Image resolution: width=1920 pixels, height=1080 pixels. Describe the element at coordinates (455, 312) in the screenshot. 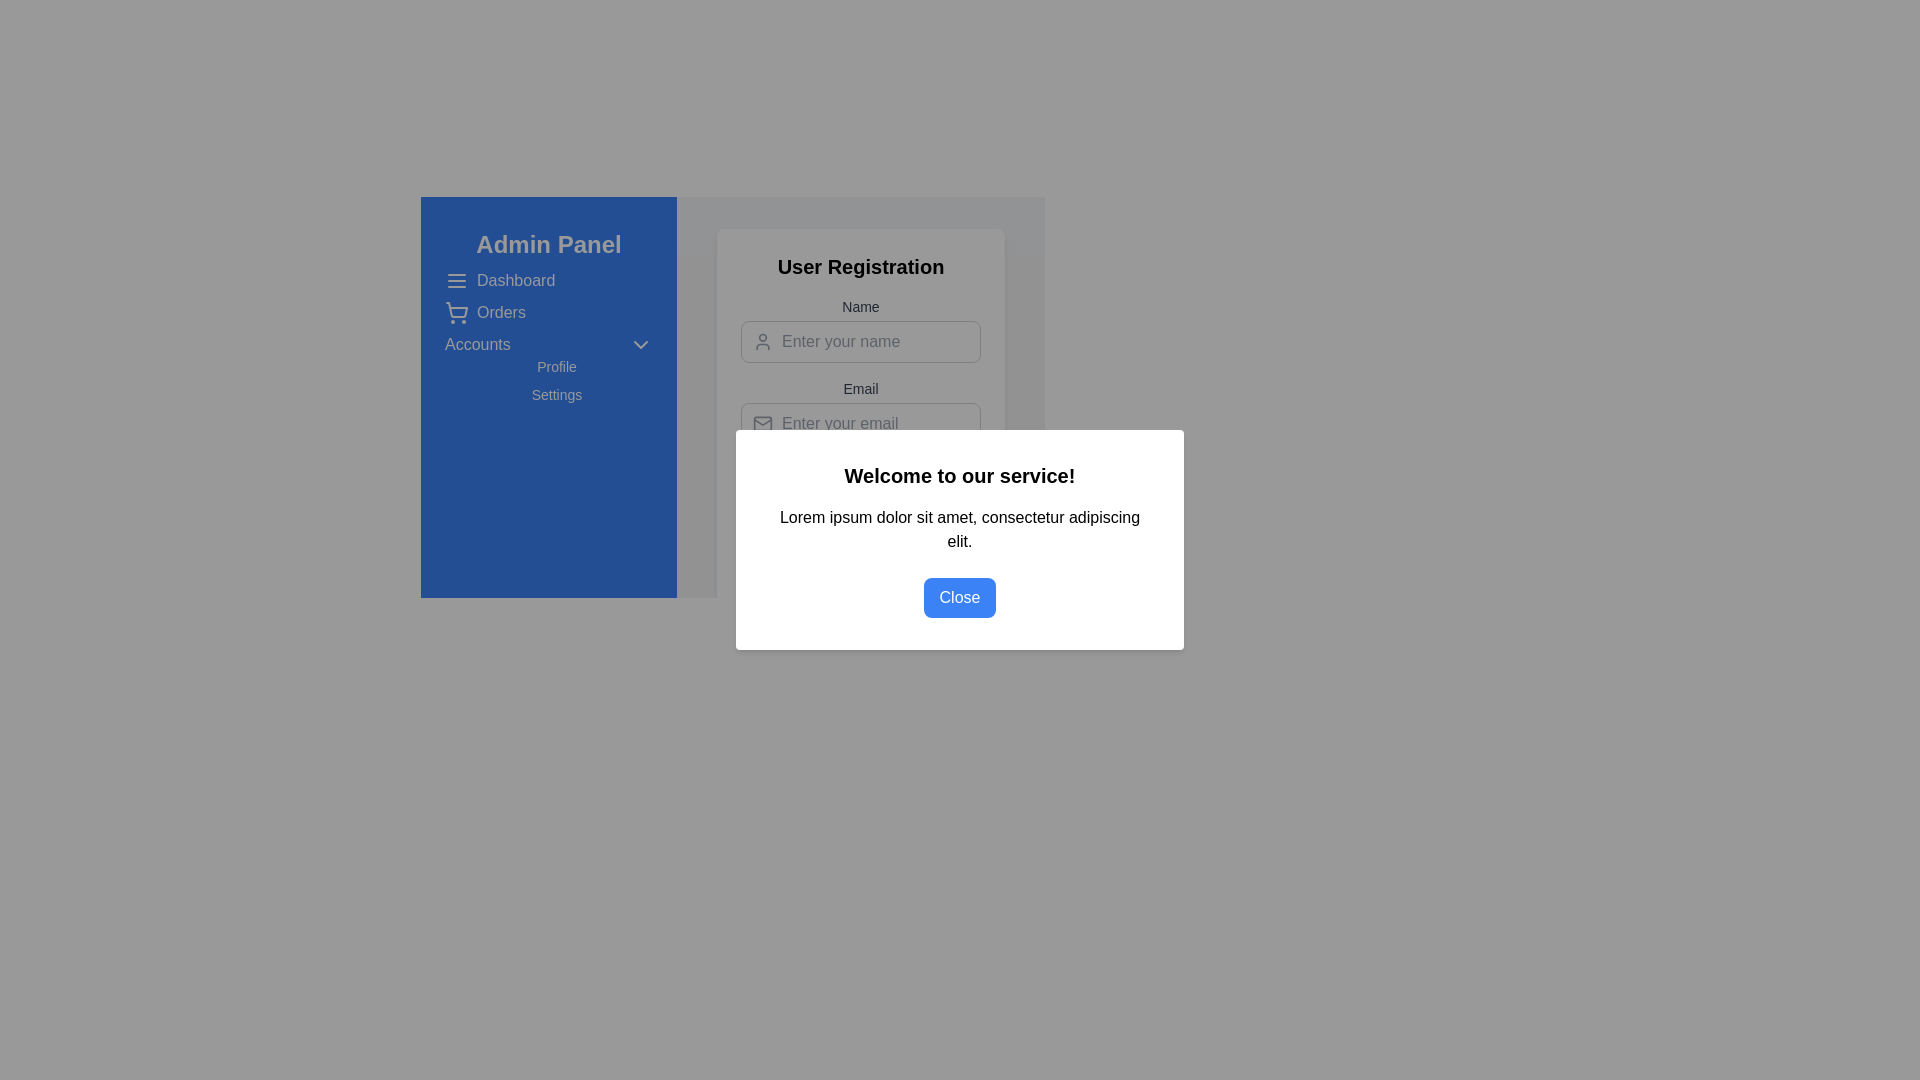

I see `the shopping cart icon with a thin, rounded outline located in the sidebar menu, to the left of the 'Orders' text` at that location.